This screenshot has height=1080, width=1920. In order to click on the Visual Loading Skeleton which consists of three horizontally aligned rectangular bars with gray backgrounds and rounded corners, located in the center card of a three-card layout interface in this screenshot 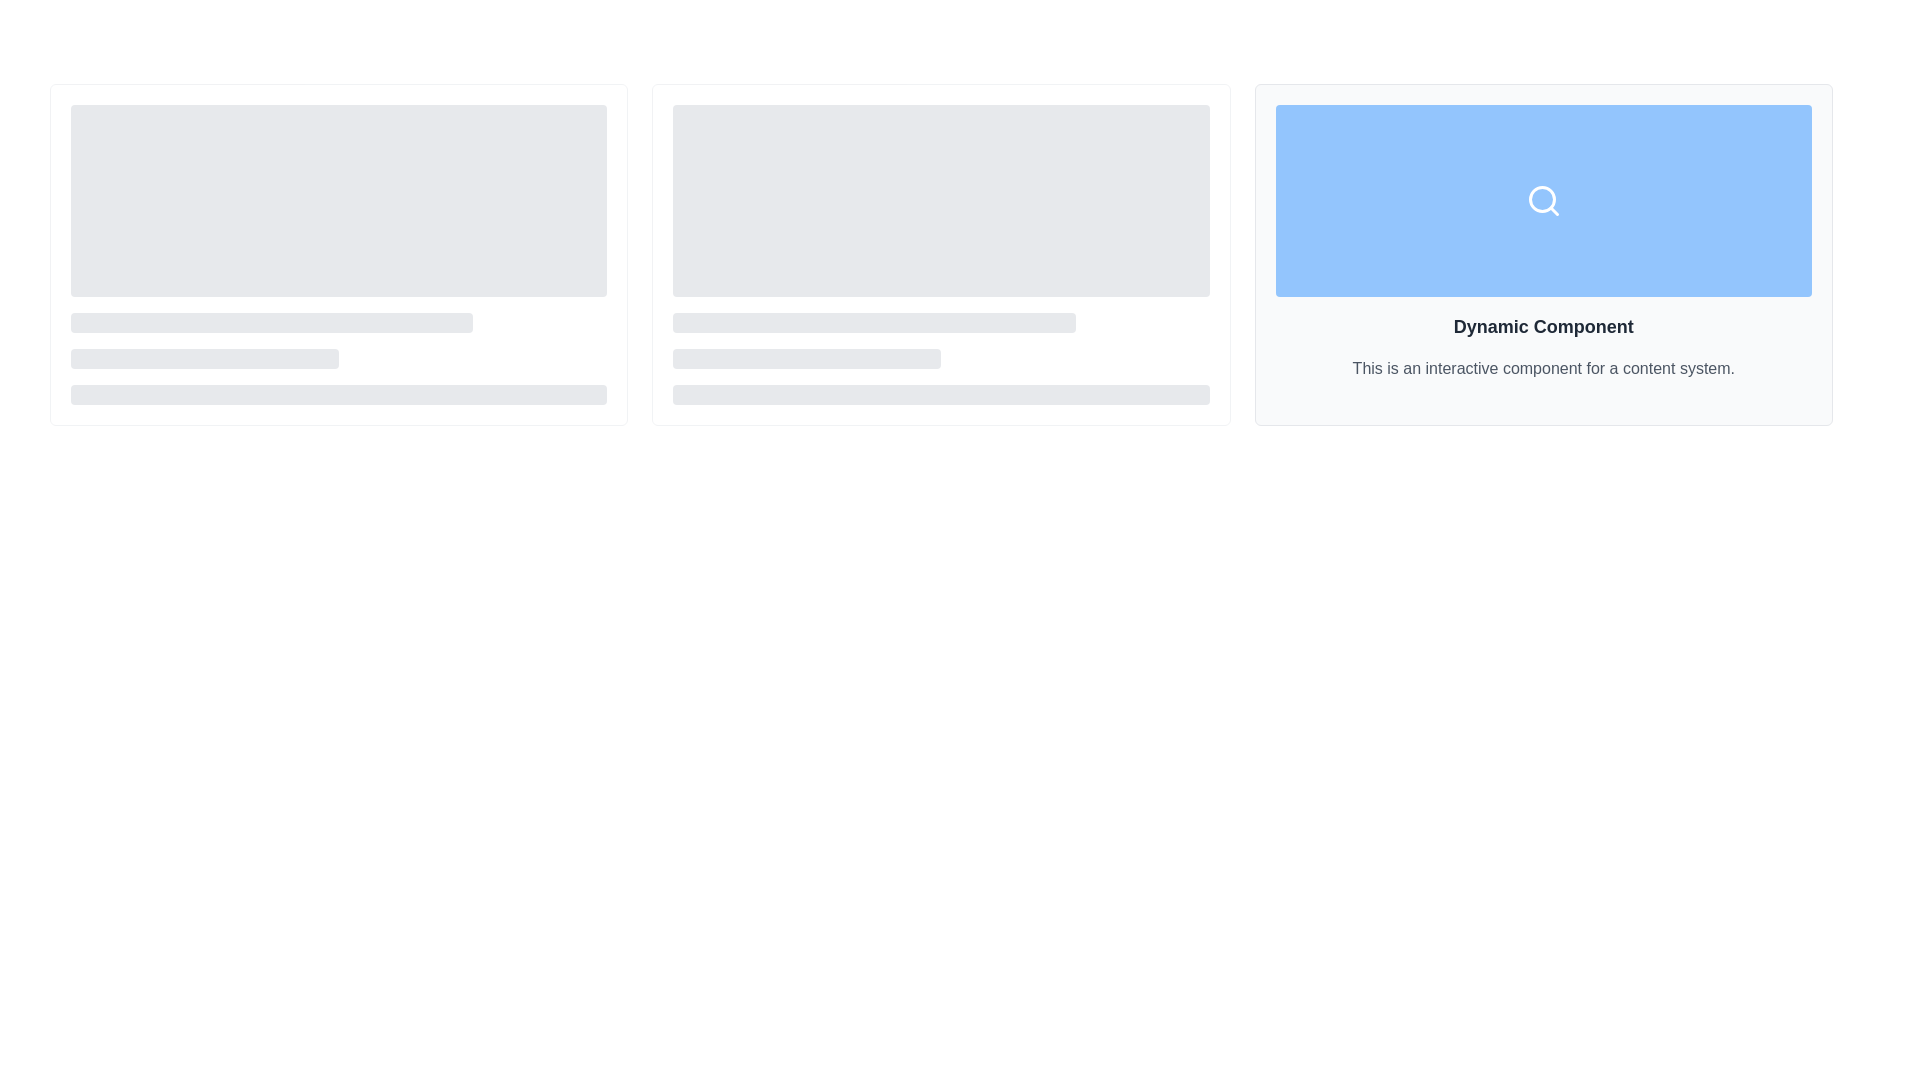, I will do `click(940, 357)`.